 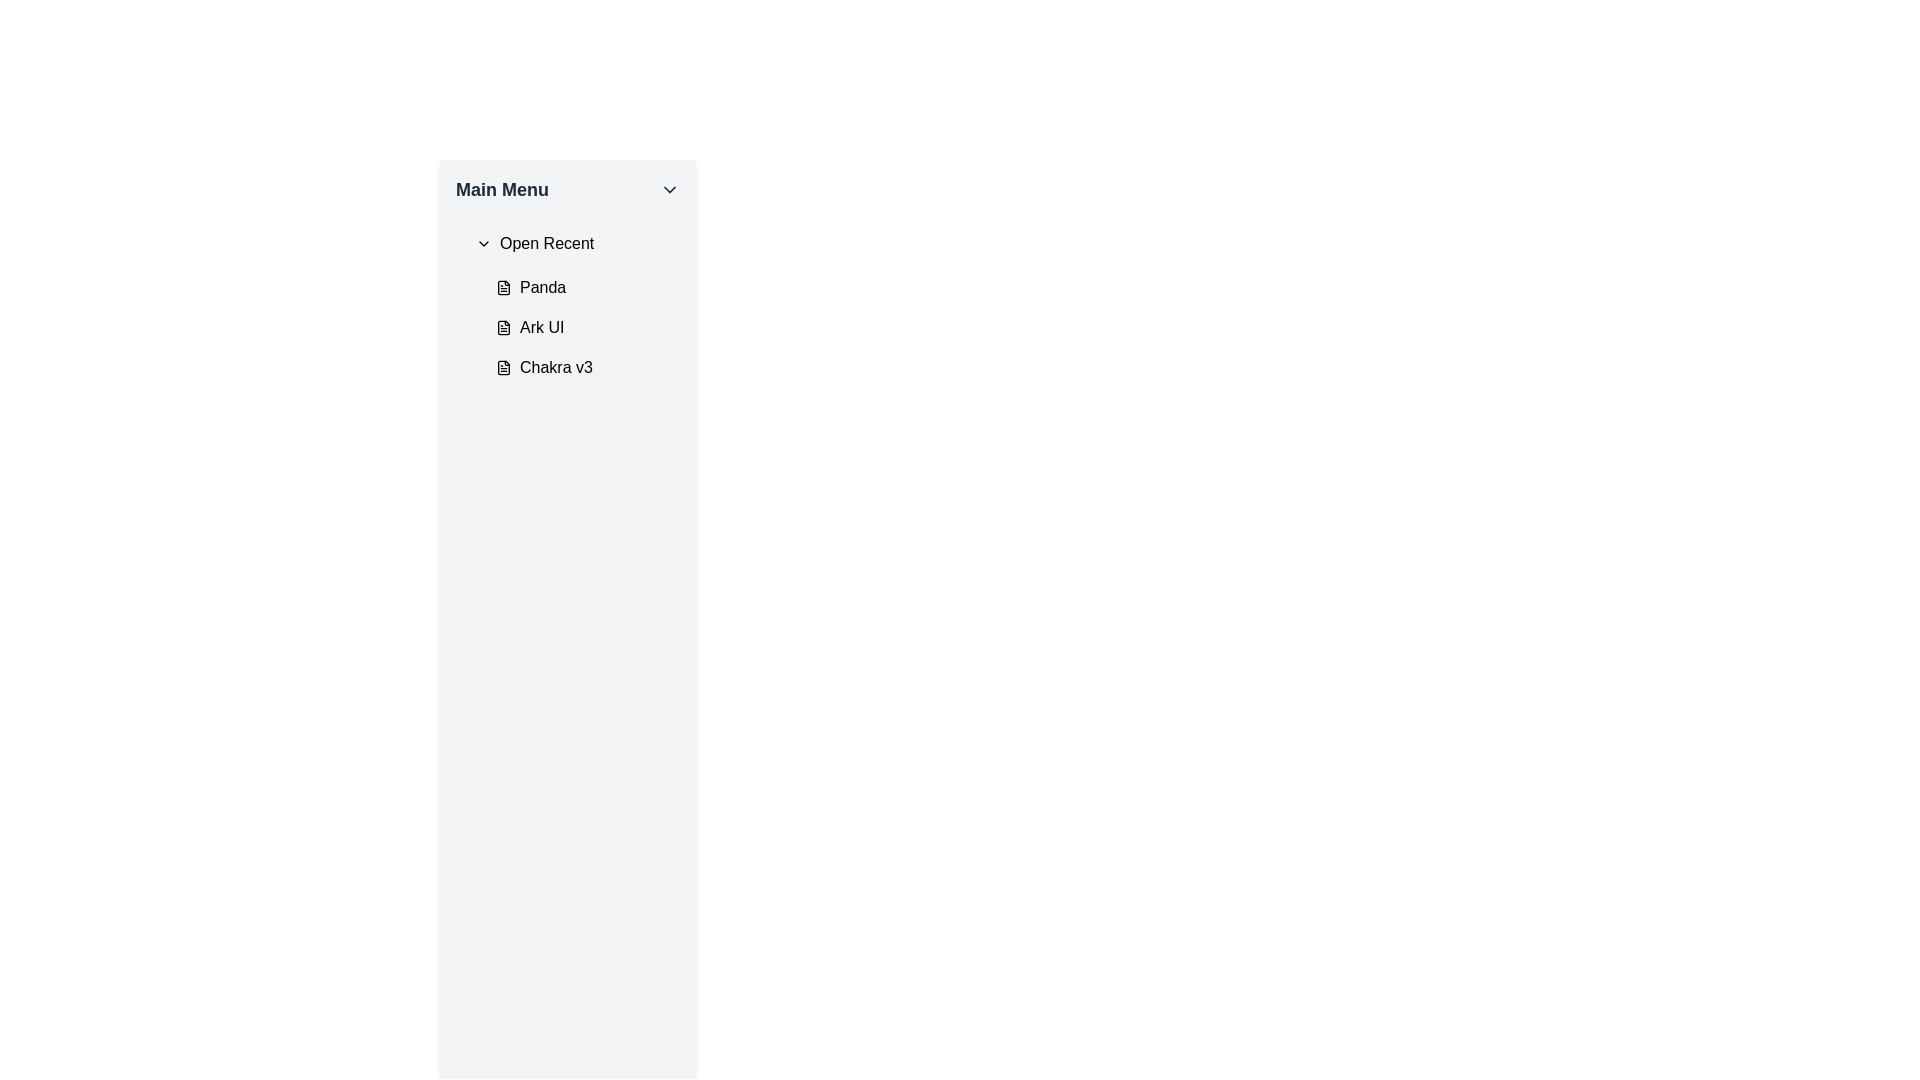 I want to click on the Dropdown trigger located beneath the 'Main Menu' title, so click(x=579, y=242).